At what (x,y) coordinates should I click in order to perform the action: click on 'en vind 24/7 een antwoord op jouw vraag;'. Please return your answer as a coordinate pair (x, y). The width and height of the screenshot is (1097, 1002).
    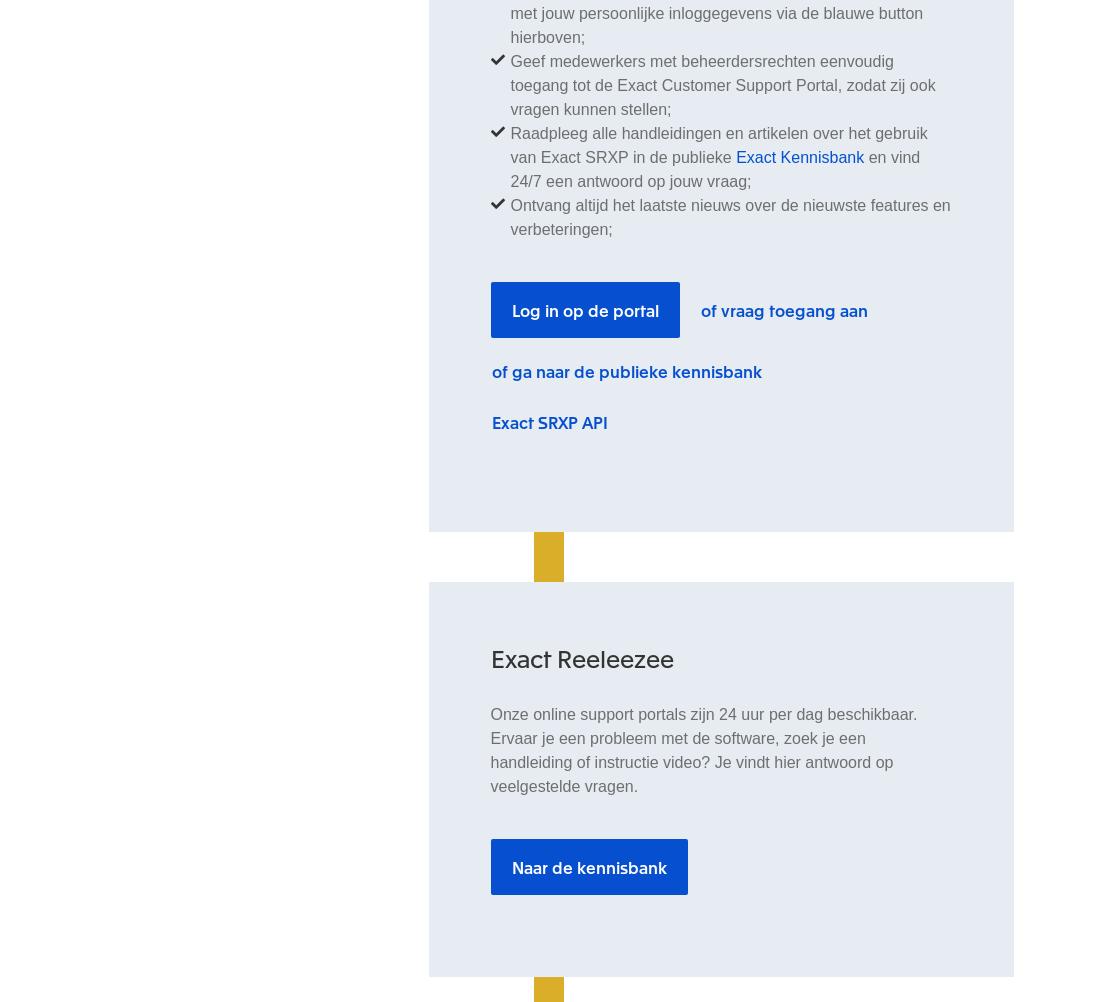
    Looking at the image, I should click on (508, 169).